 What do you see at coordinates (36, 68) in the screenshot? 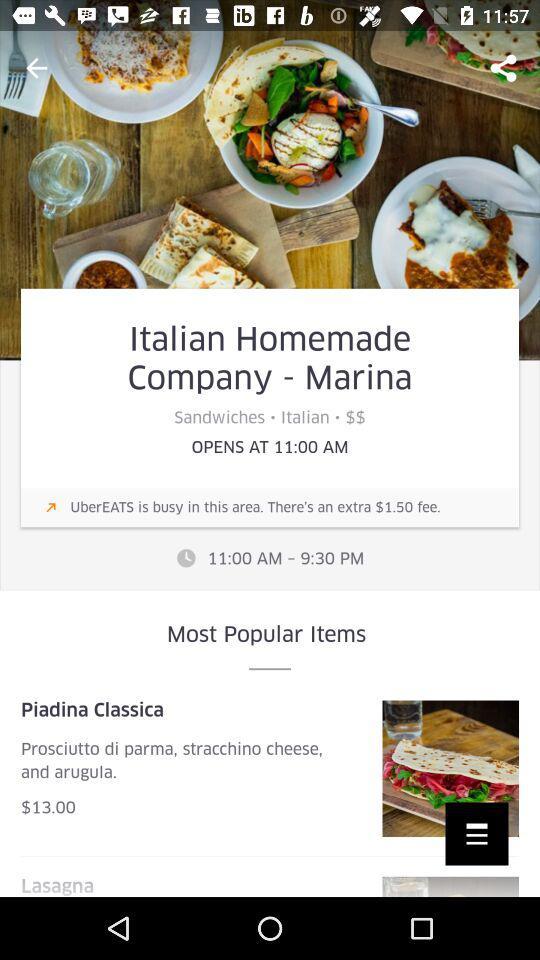
I see `the icon at the top left corner` at bounding box center [36, 68].